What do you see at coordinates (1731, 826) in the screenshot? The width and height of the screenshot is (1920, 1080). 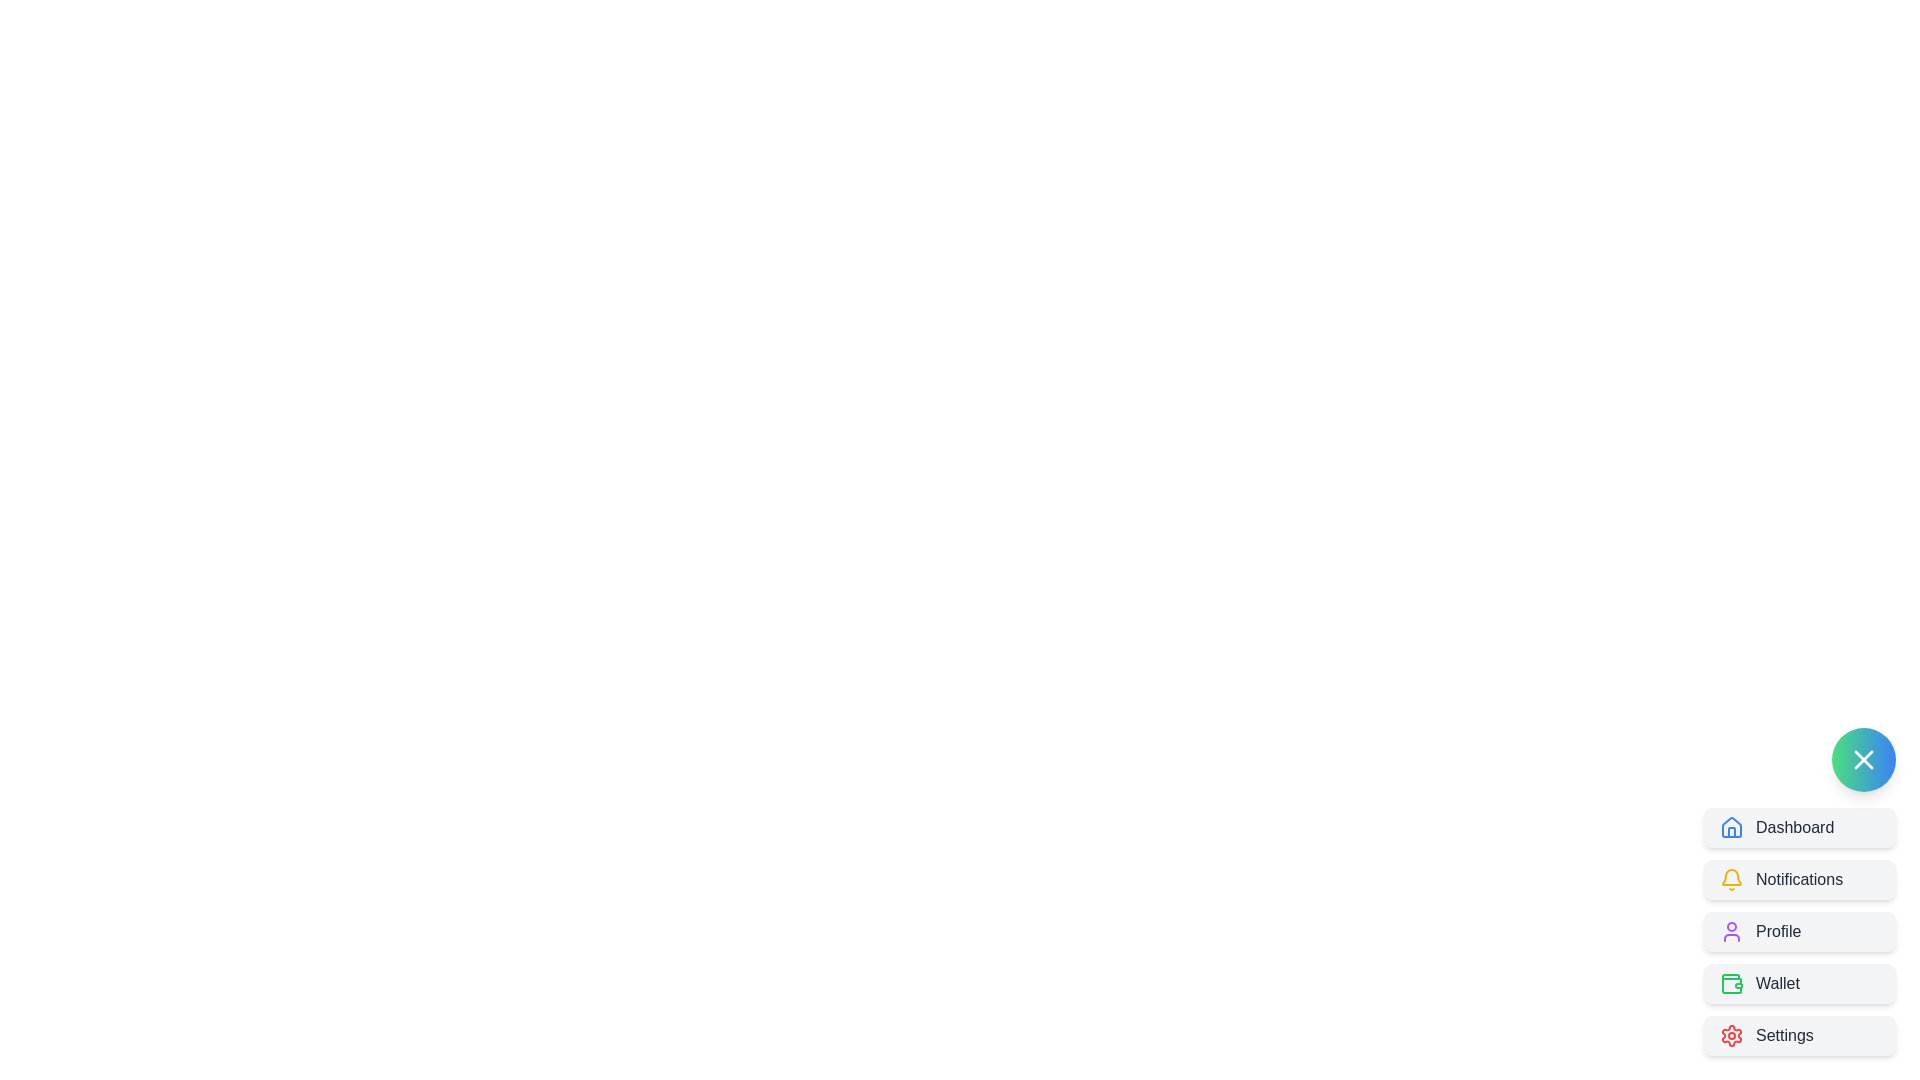 I see `the visual representation of the 'Dashboard' Icon located in the top left corner of the 'Dashboard' button in the vertical navigation menu` at bounding box center [1731, 826].